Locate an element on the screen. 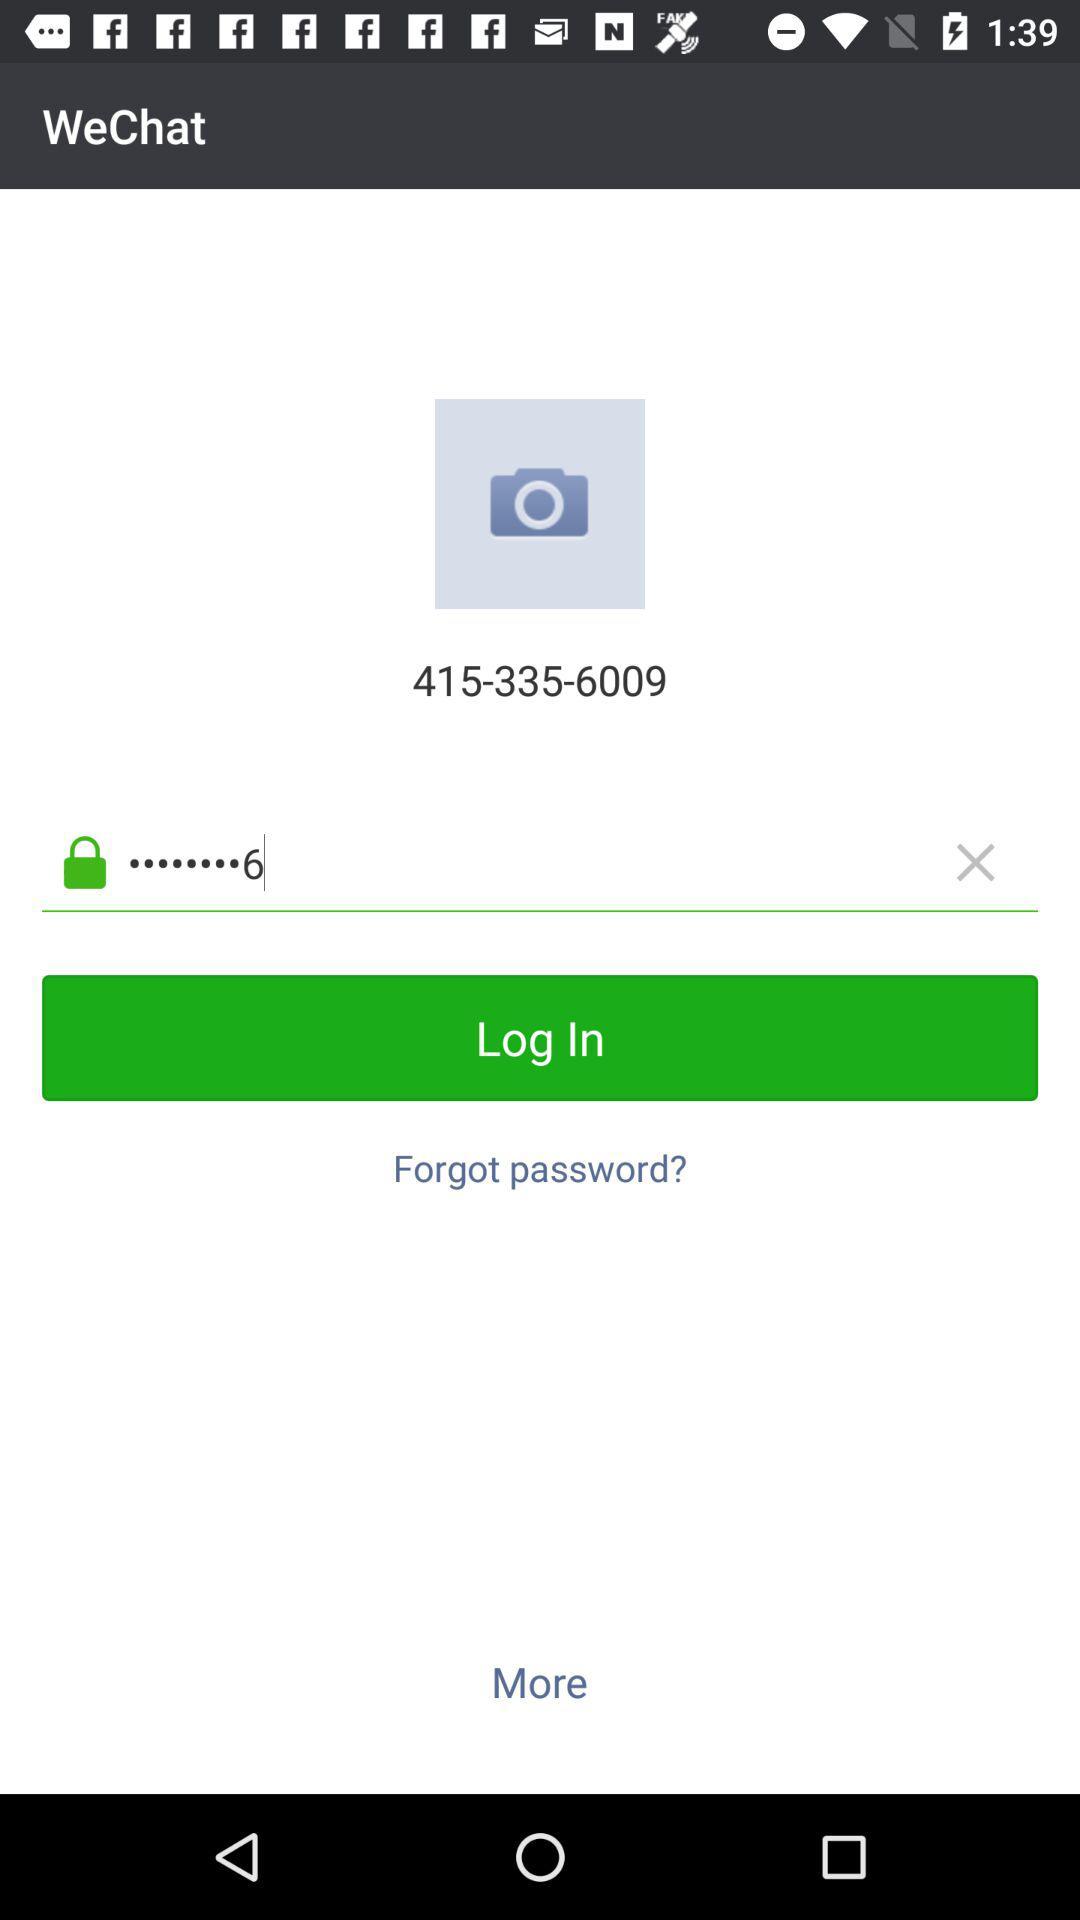 The height and width of the screenshot is (1920, 1080). the forgot password? item is located at coordinates (540, 1157).